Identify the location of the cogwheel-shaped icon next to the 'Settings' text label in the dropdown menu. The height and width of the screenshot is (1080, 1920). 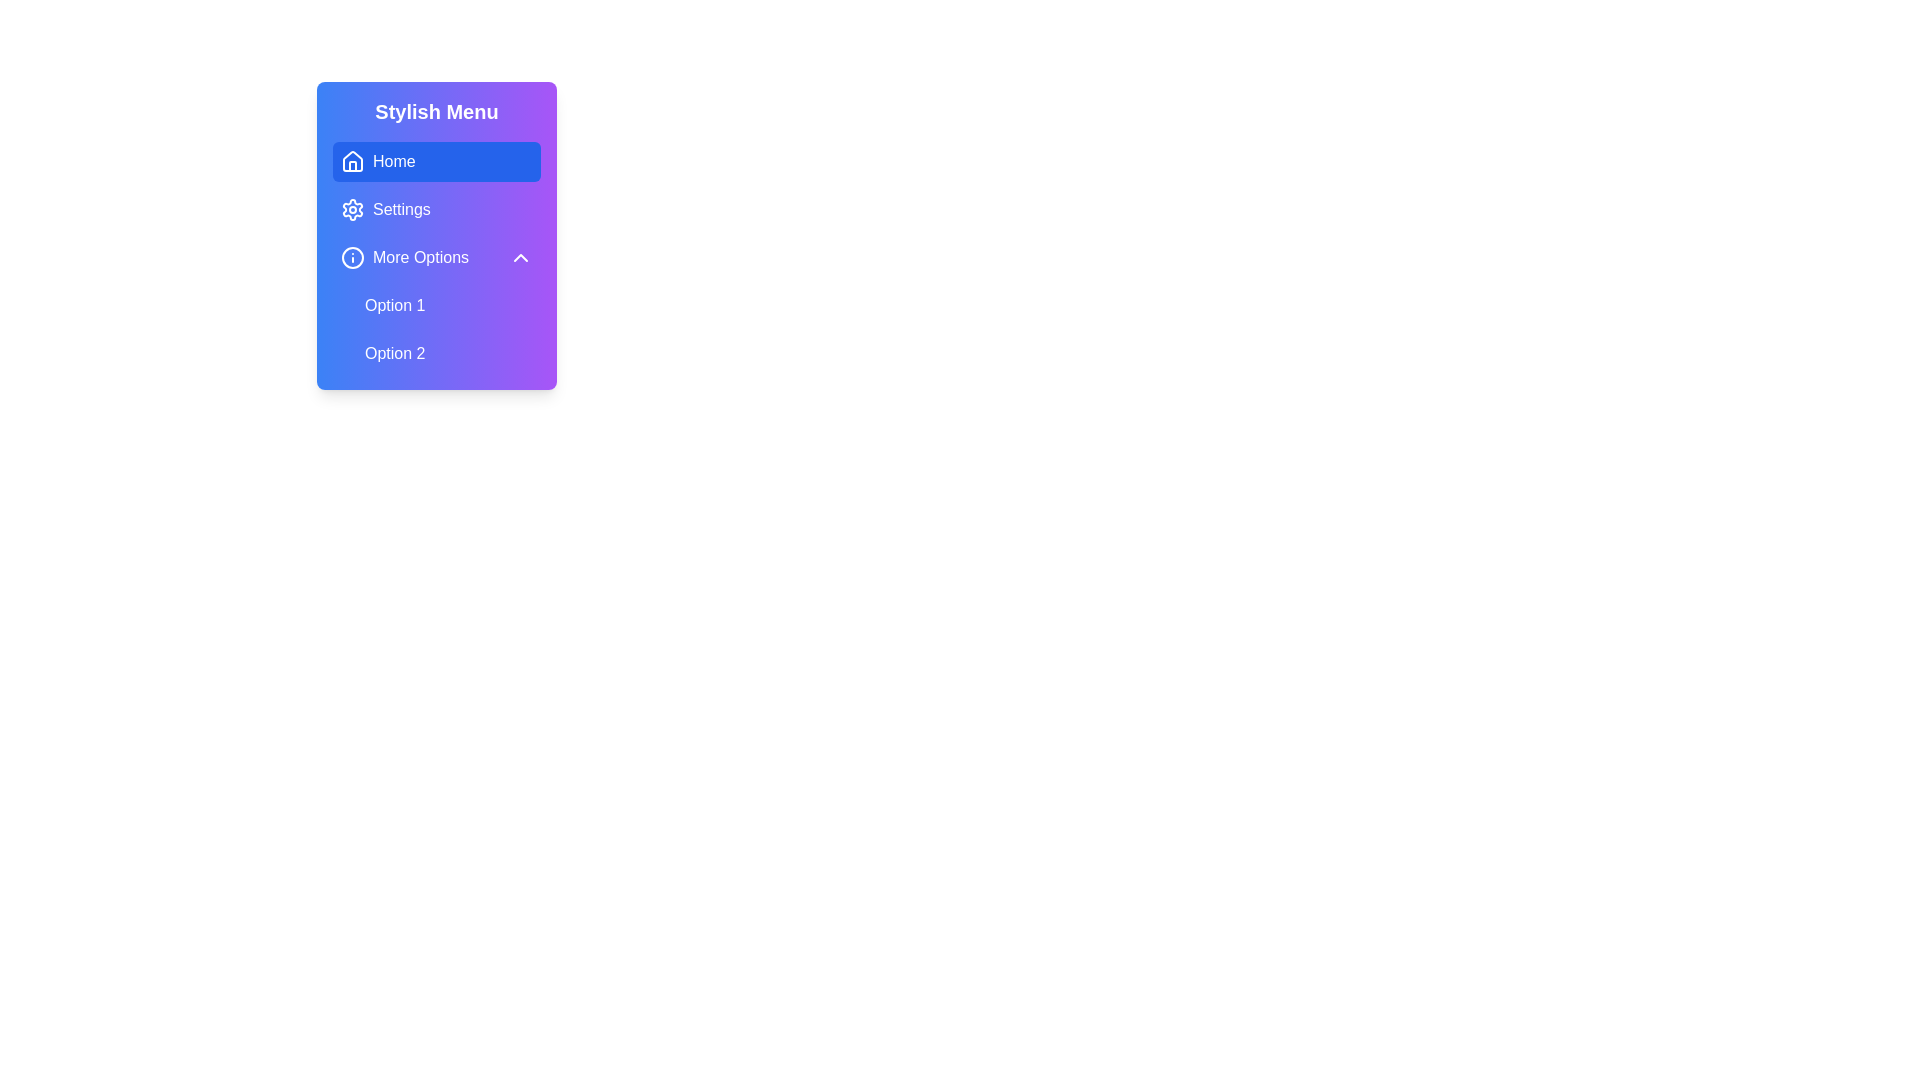
(353, 209).